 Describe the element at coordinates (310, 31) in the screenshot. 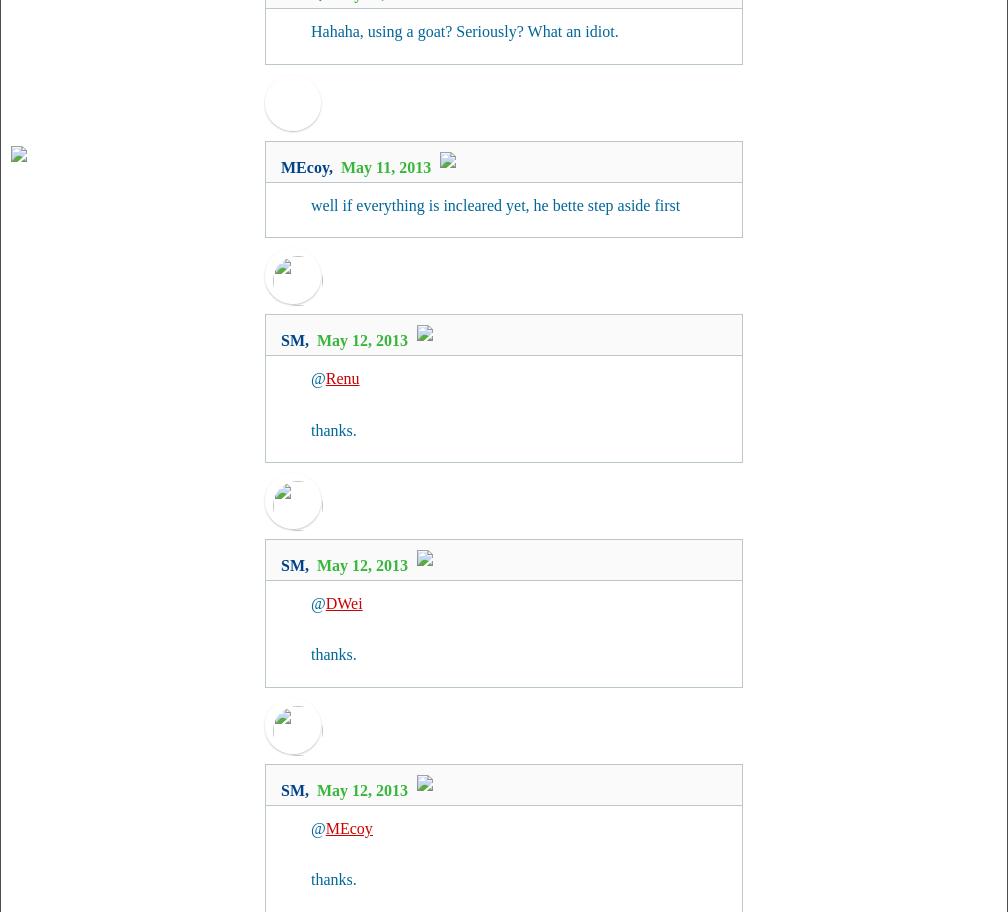

I see `'Hahaha, using a goat? Seriously? What an idiot.'` at that location.